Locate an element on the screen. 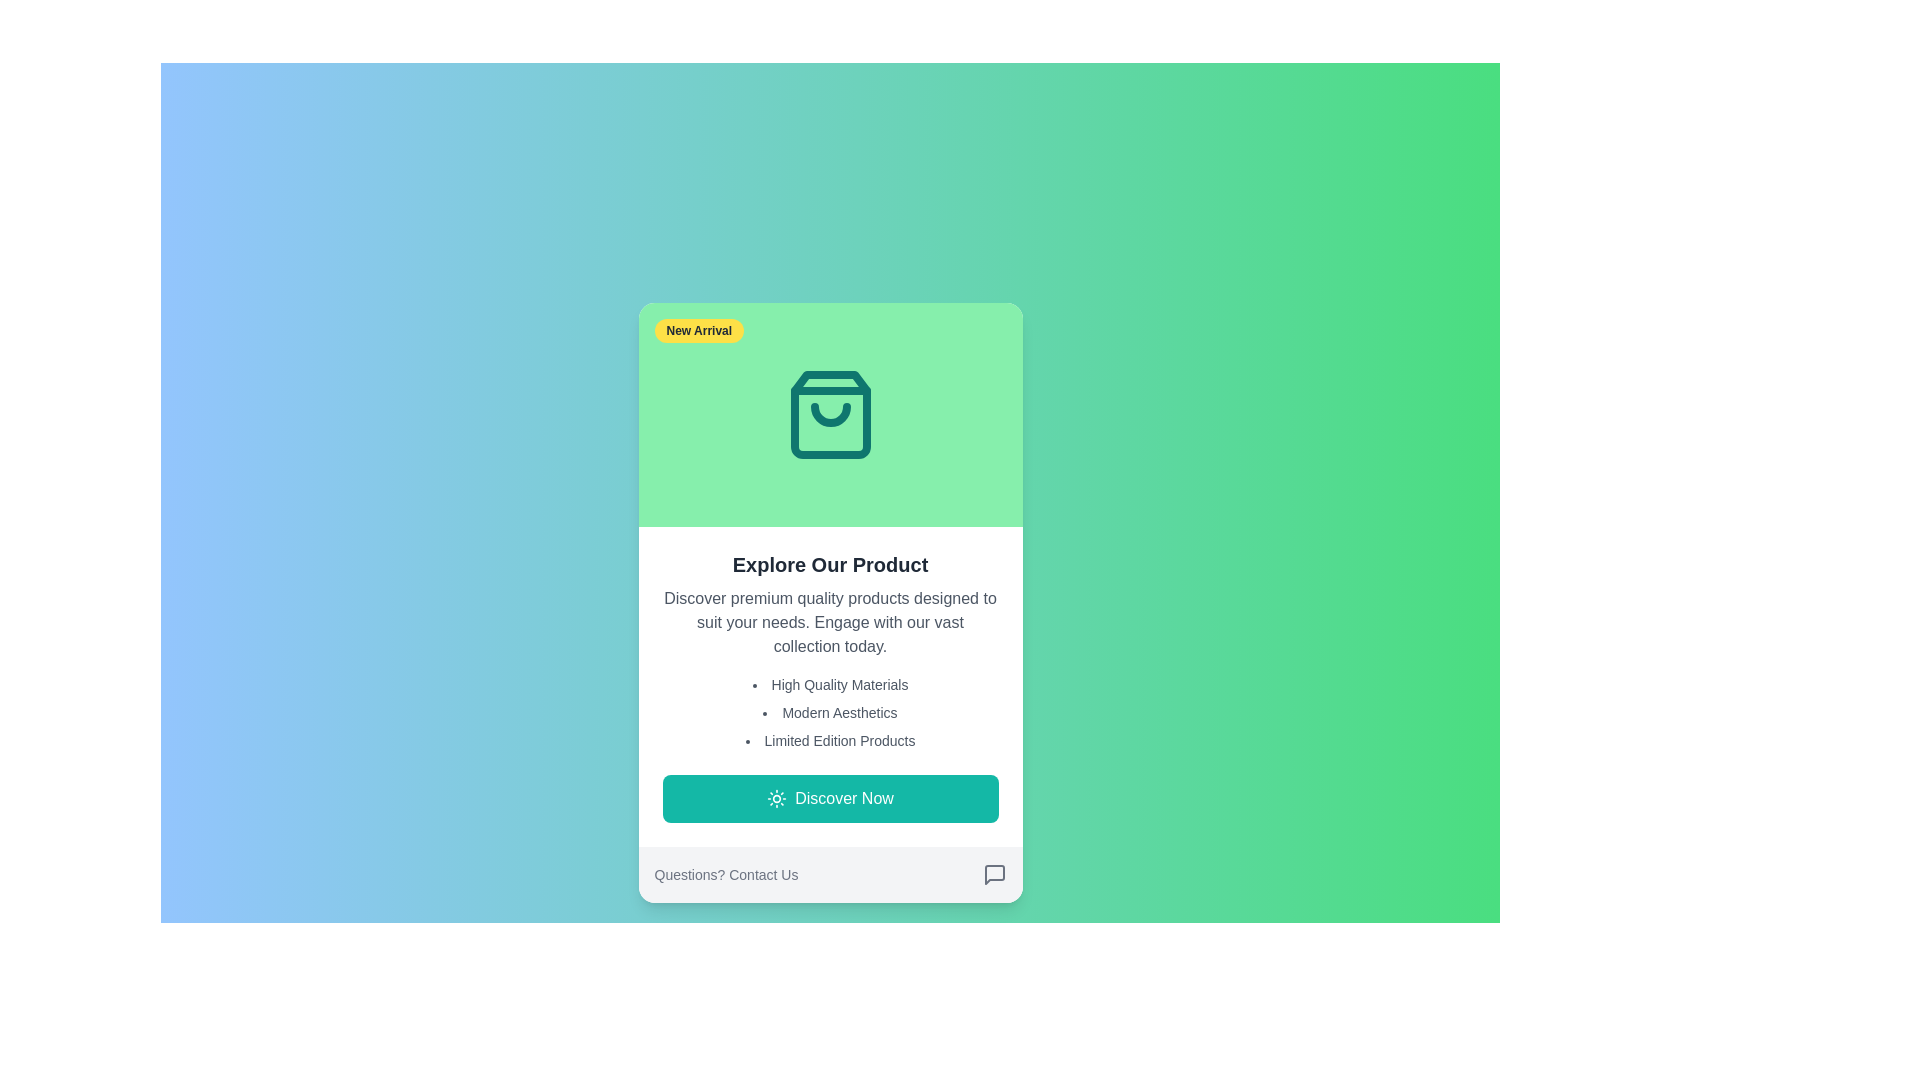 Image resolution: width=1920 pixels, height=1080 pixels. the list of key features located in the middle of the interface card, positioned below the descriptive paragraph and above the 'Discover Now' button is located at coordinates (830, 712).